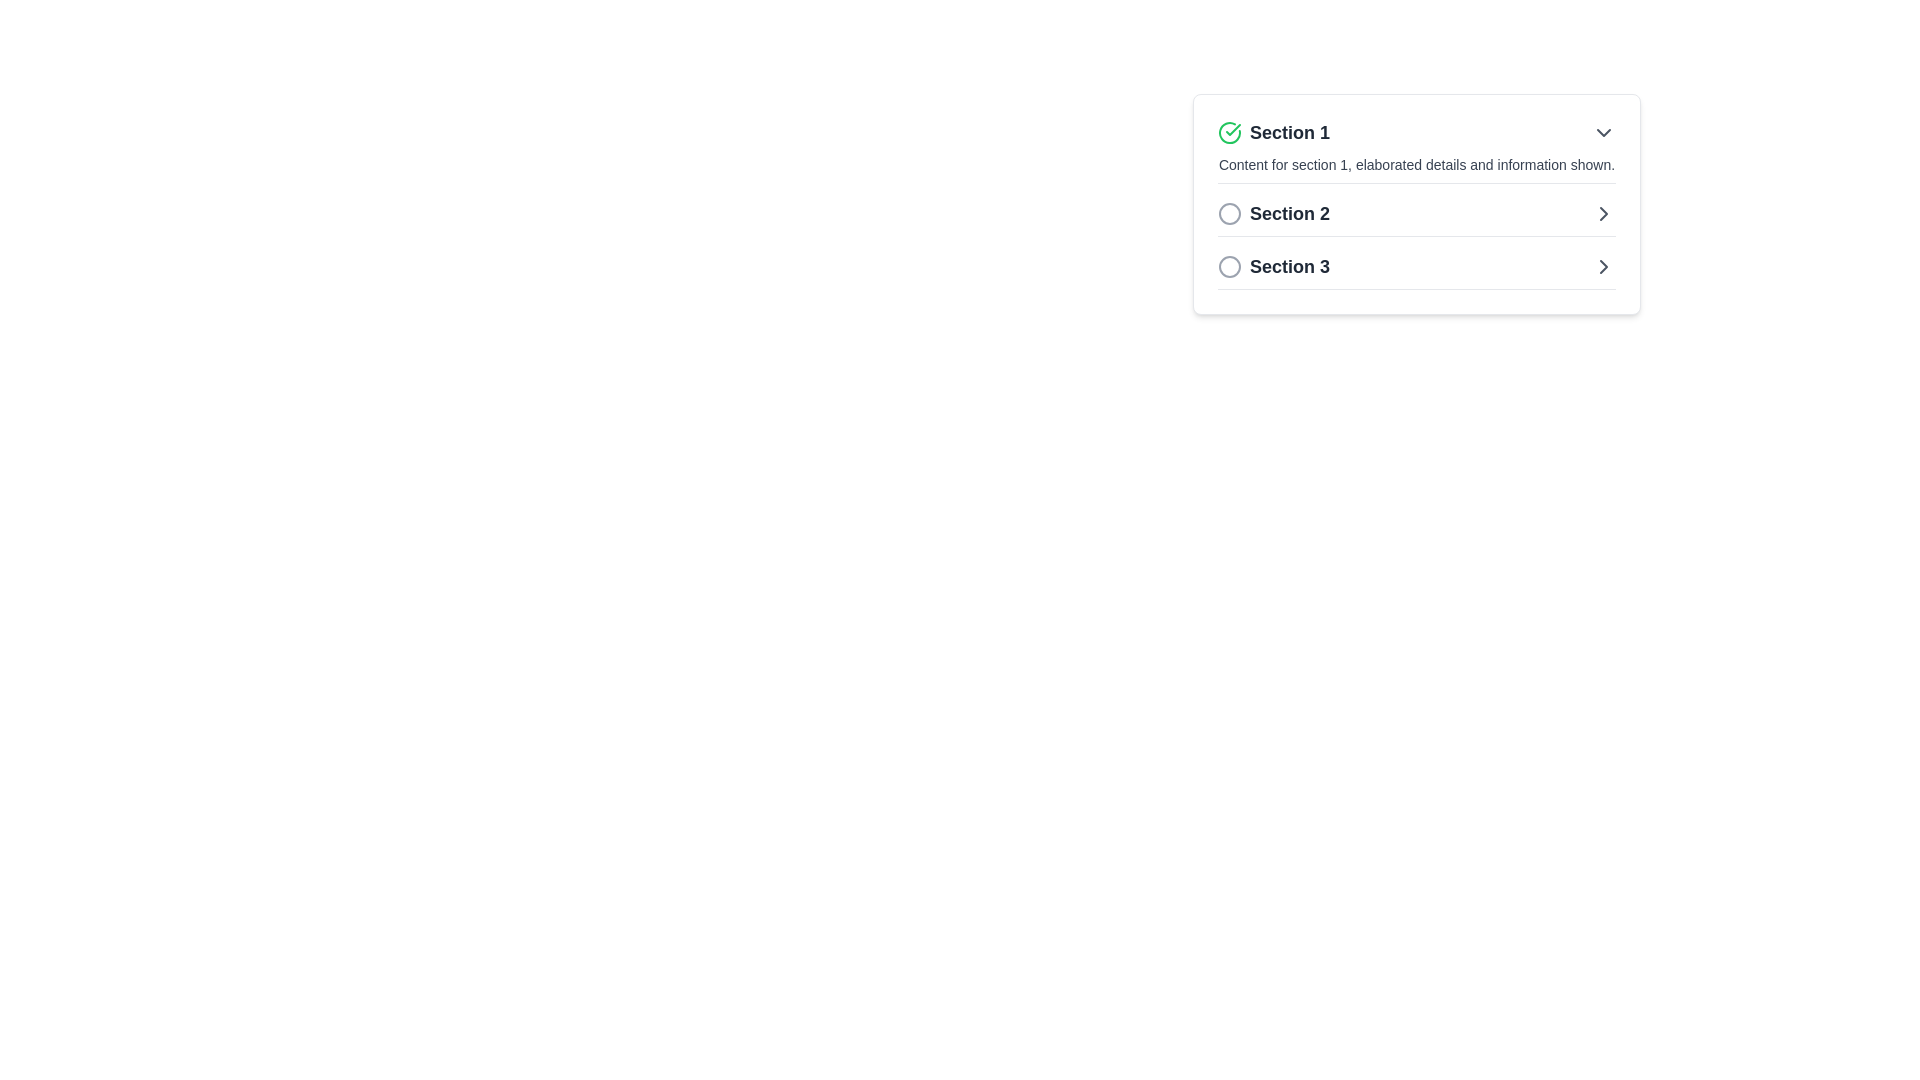  What do you see at coordinates (1228, 265) in the screenshot?
I see `the simple circle representing the state of the third section in the vertical list of icons next to the associated text` at bounding box center [1228, 265].